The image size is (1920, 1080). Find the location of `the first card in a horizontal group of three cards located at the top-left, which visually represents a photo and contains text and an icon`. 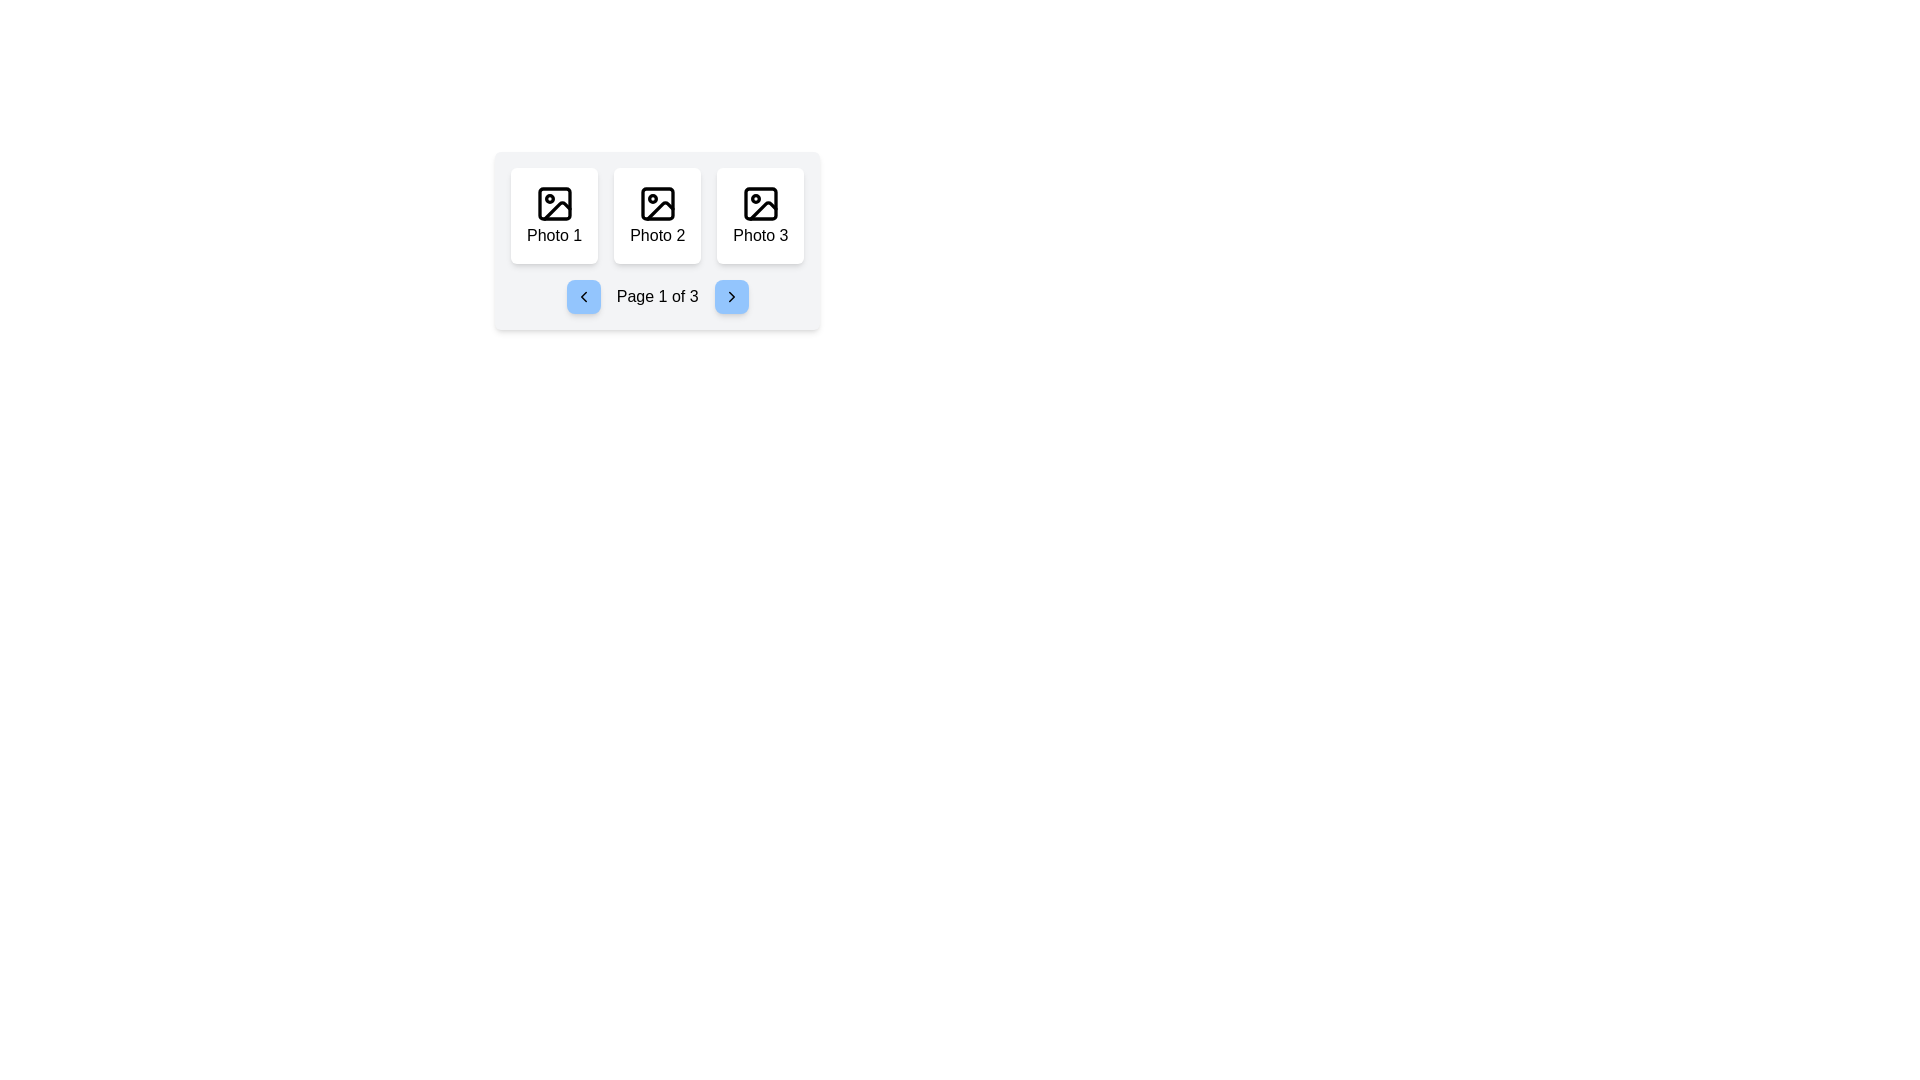

the first card in a horizontal group of three cards located at the top-left, which visually represents a photo and contains text and an icon is located at coordinates (554, 216).